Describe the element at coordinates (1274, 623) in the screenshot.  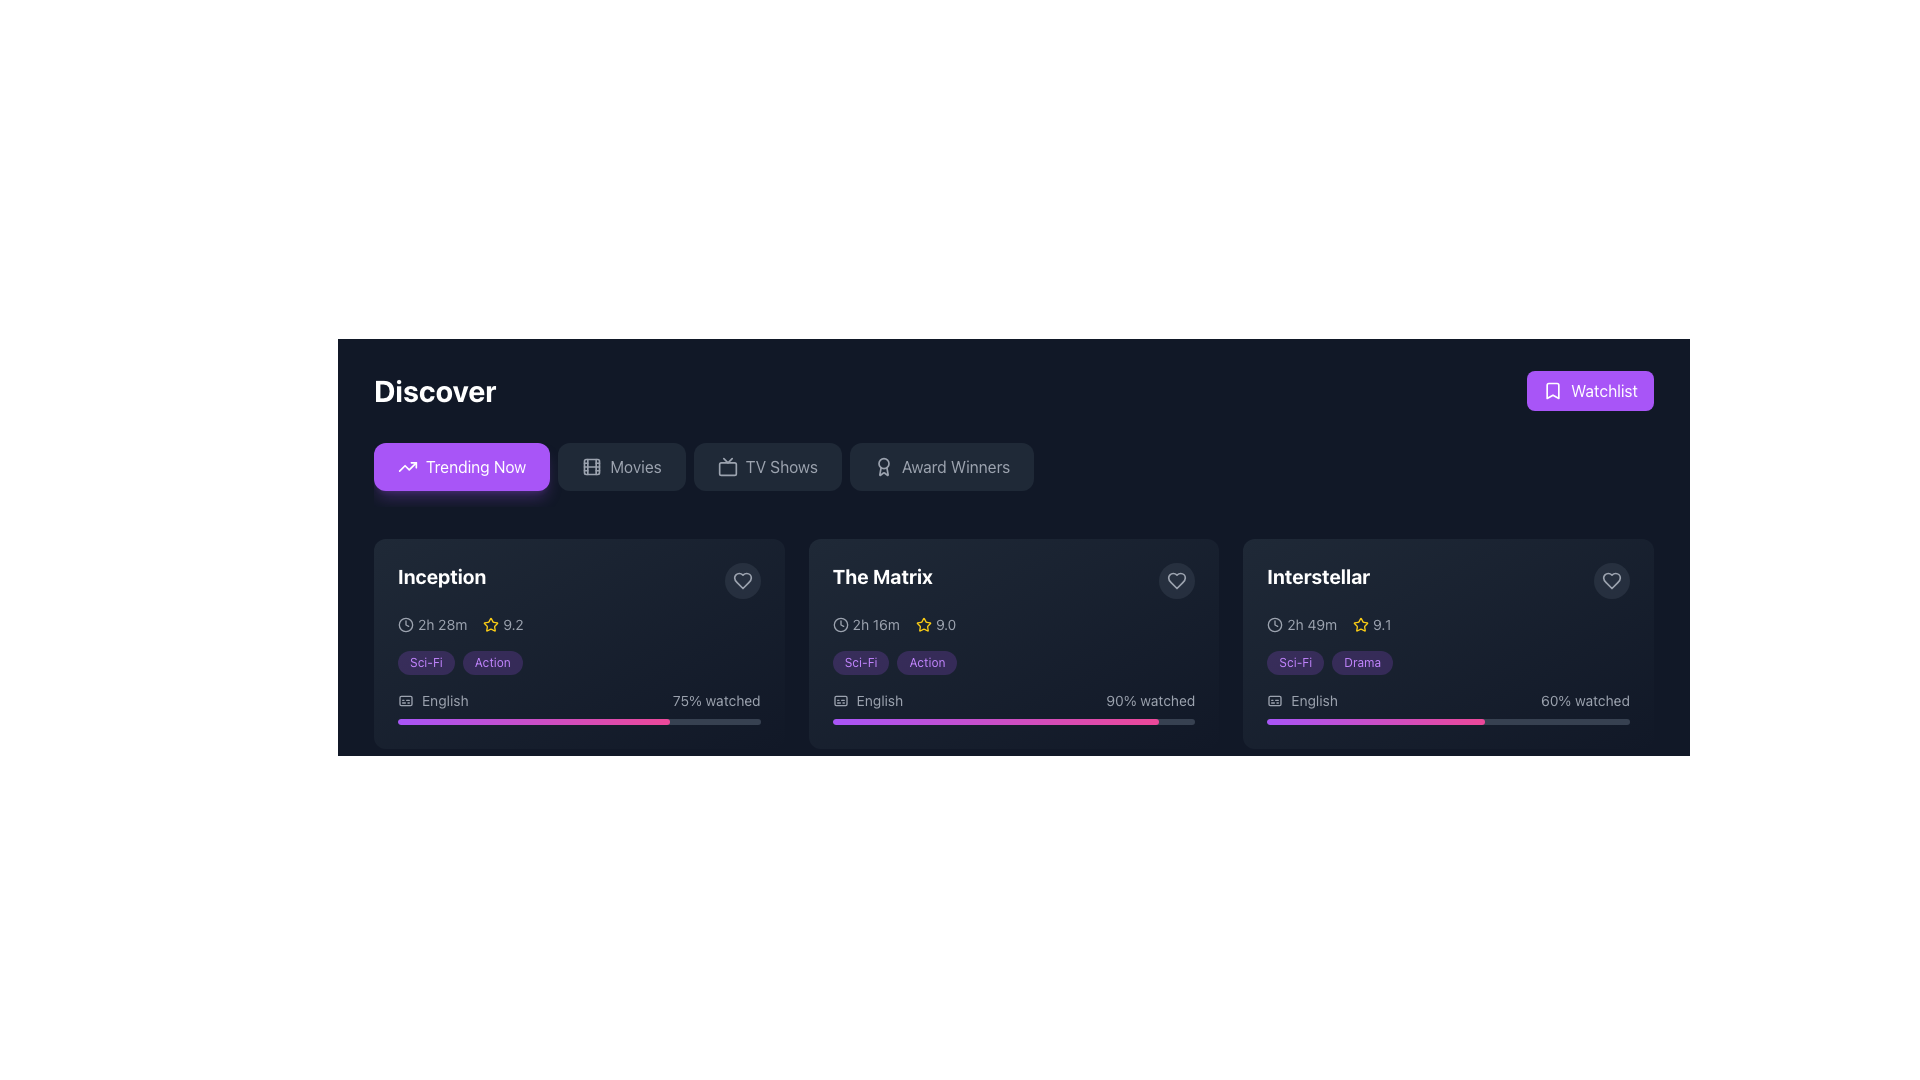
I see `the clock icon located in the 'Interstellar' card, positioned to the left of the text '2h 49m'` at that location.